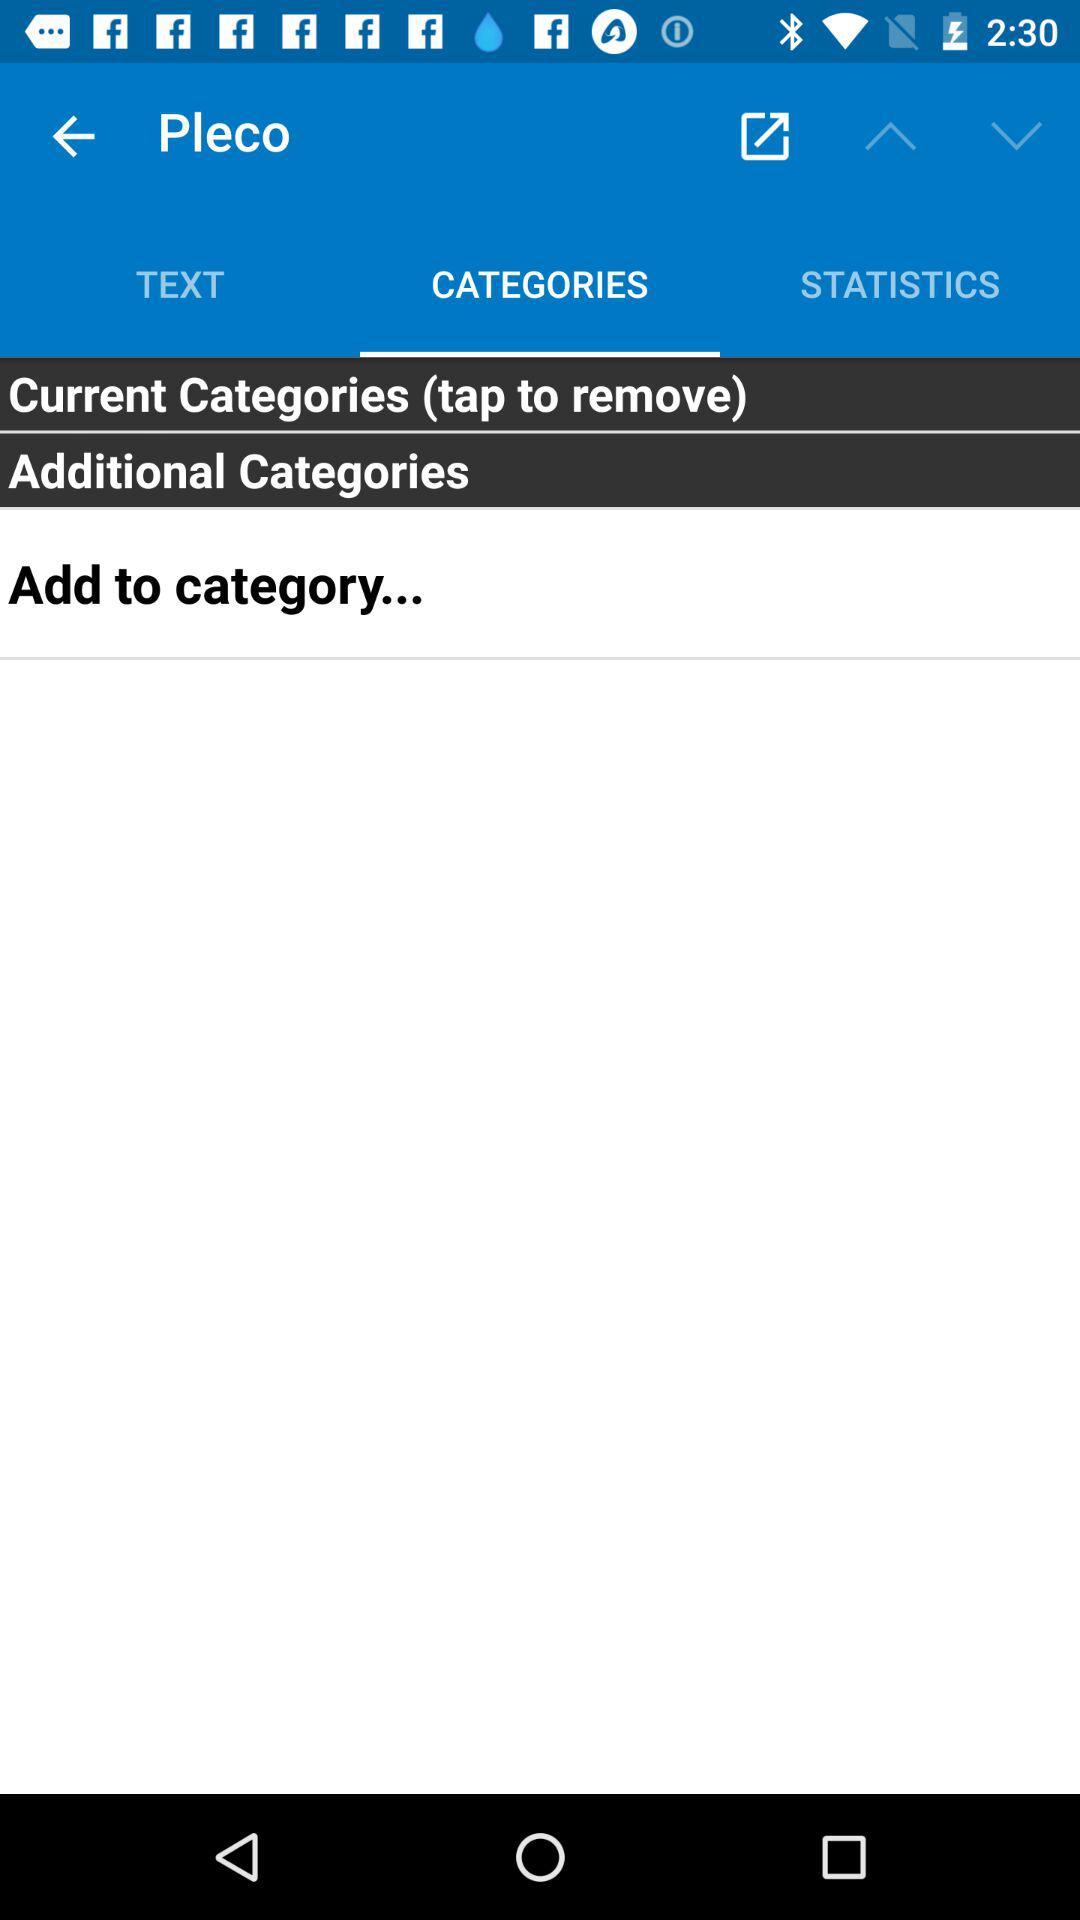  Describe the element at coordinates (180, 282) in the screenshot. I see `icon to the left of the categories icon` at that location.